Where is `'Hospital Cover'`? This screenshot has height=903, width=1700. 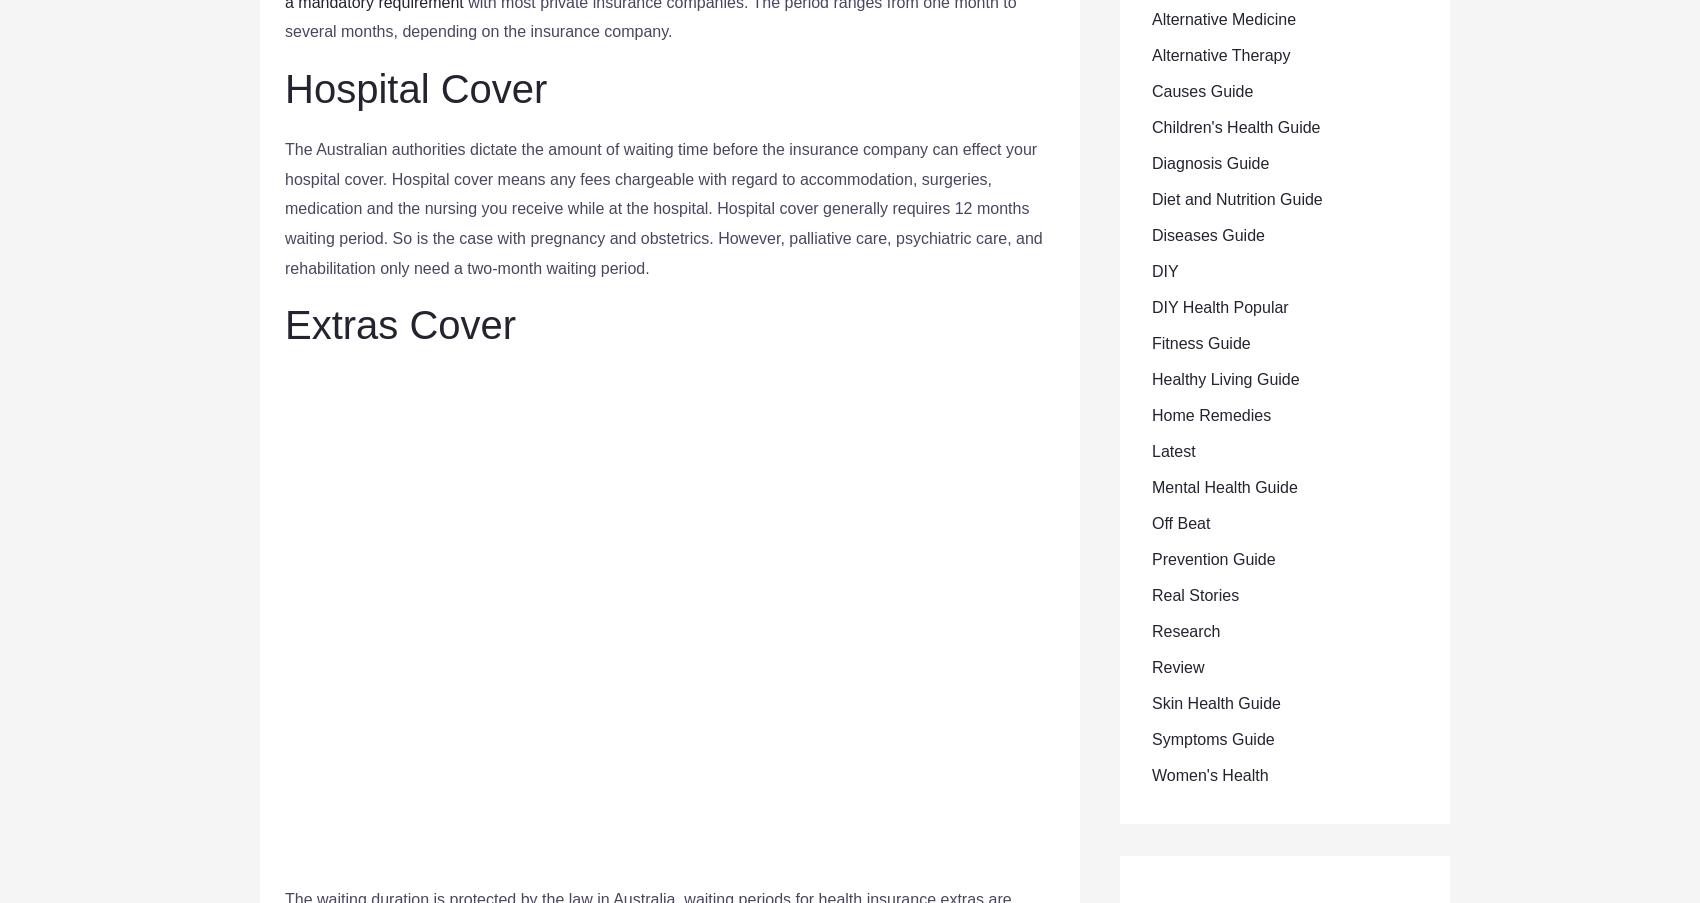 'Hospital Cover' is located at coordinates (414, 88).